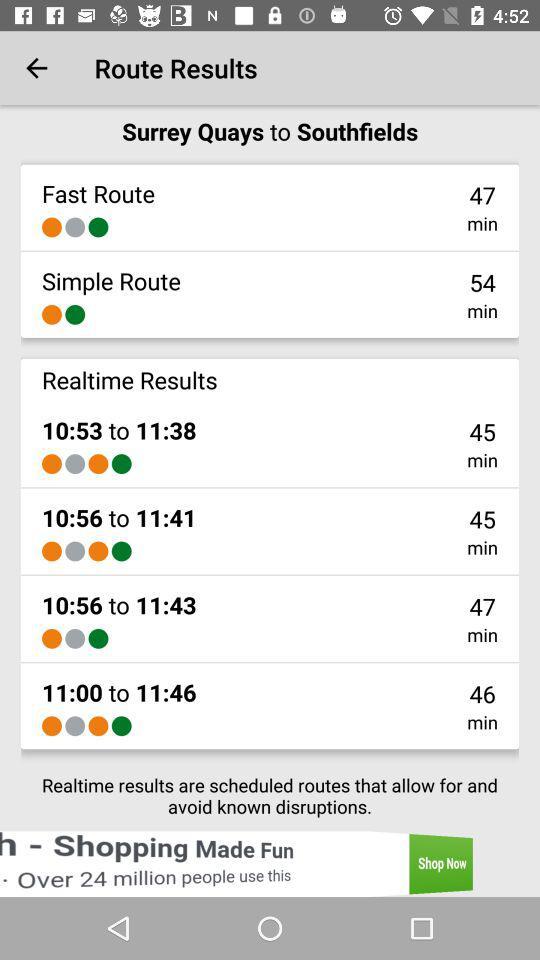 Image resolution: width=540 pixels, height=960 pixels. Describe the element at coordinates (74, 227) in the screenshot. I see `icon below the fast route` at that location.